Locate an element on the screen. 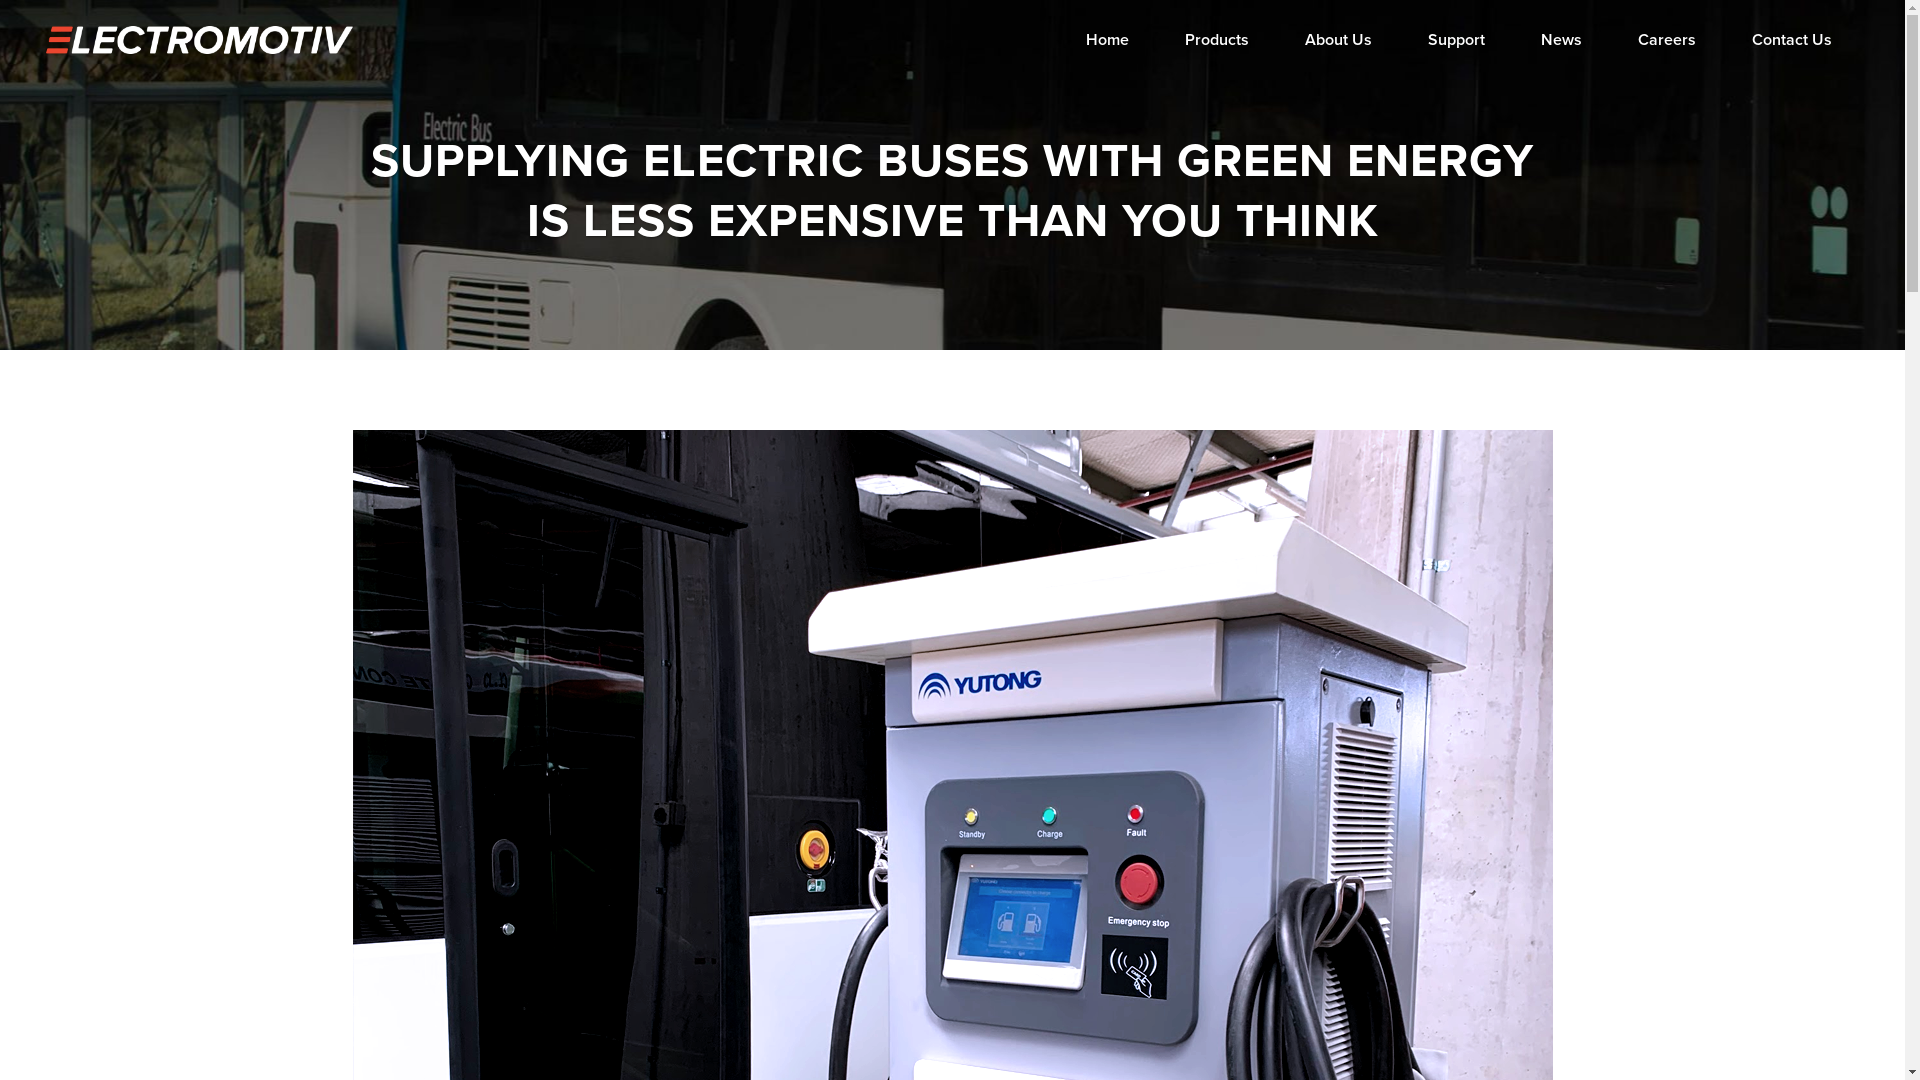 Image resolution: width=1920 pixels, height=1080 pixels. 'Careers' is located at coordinates (1666, 39).